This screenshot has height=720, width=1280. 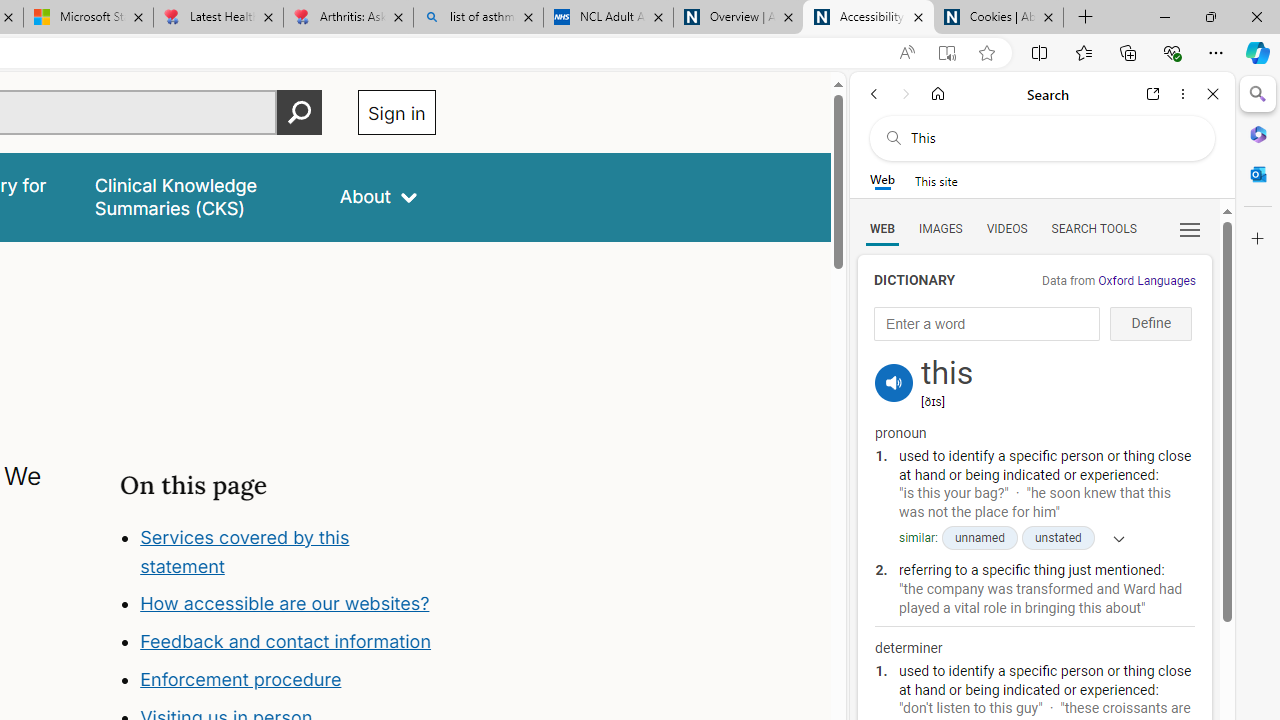 I want to click on 'Show more', so click(x=1111, y=537).